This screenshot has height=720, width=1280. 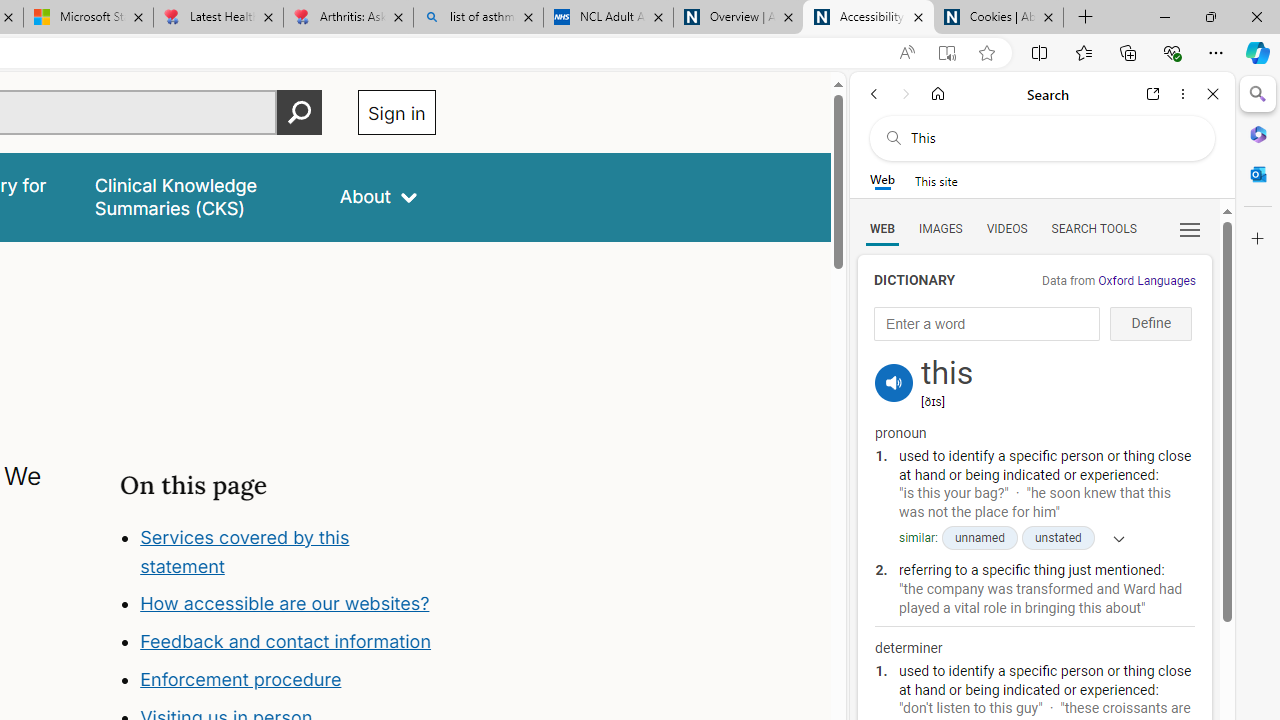 I want to click on 'Show more', so click(x=1111, y=537).